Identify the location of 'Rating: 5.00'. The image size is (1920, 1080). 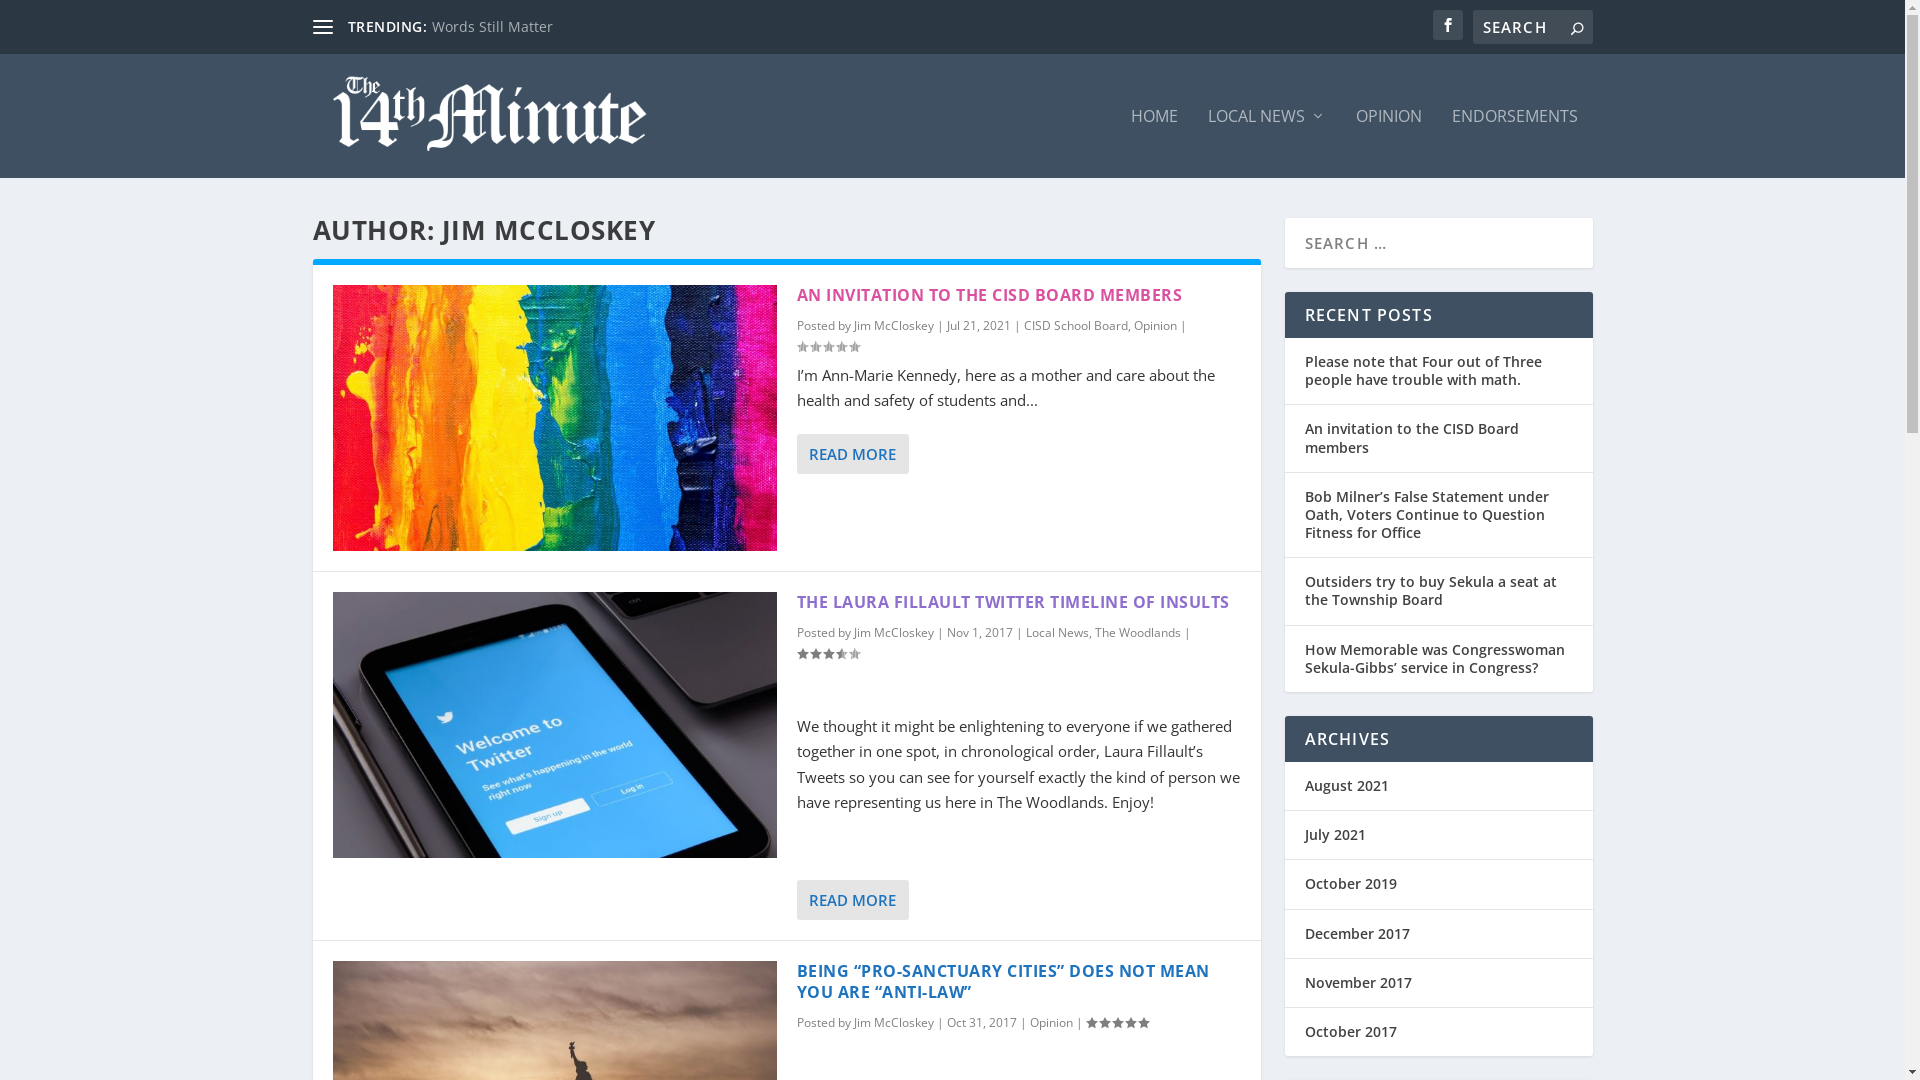
(1116, 1022).